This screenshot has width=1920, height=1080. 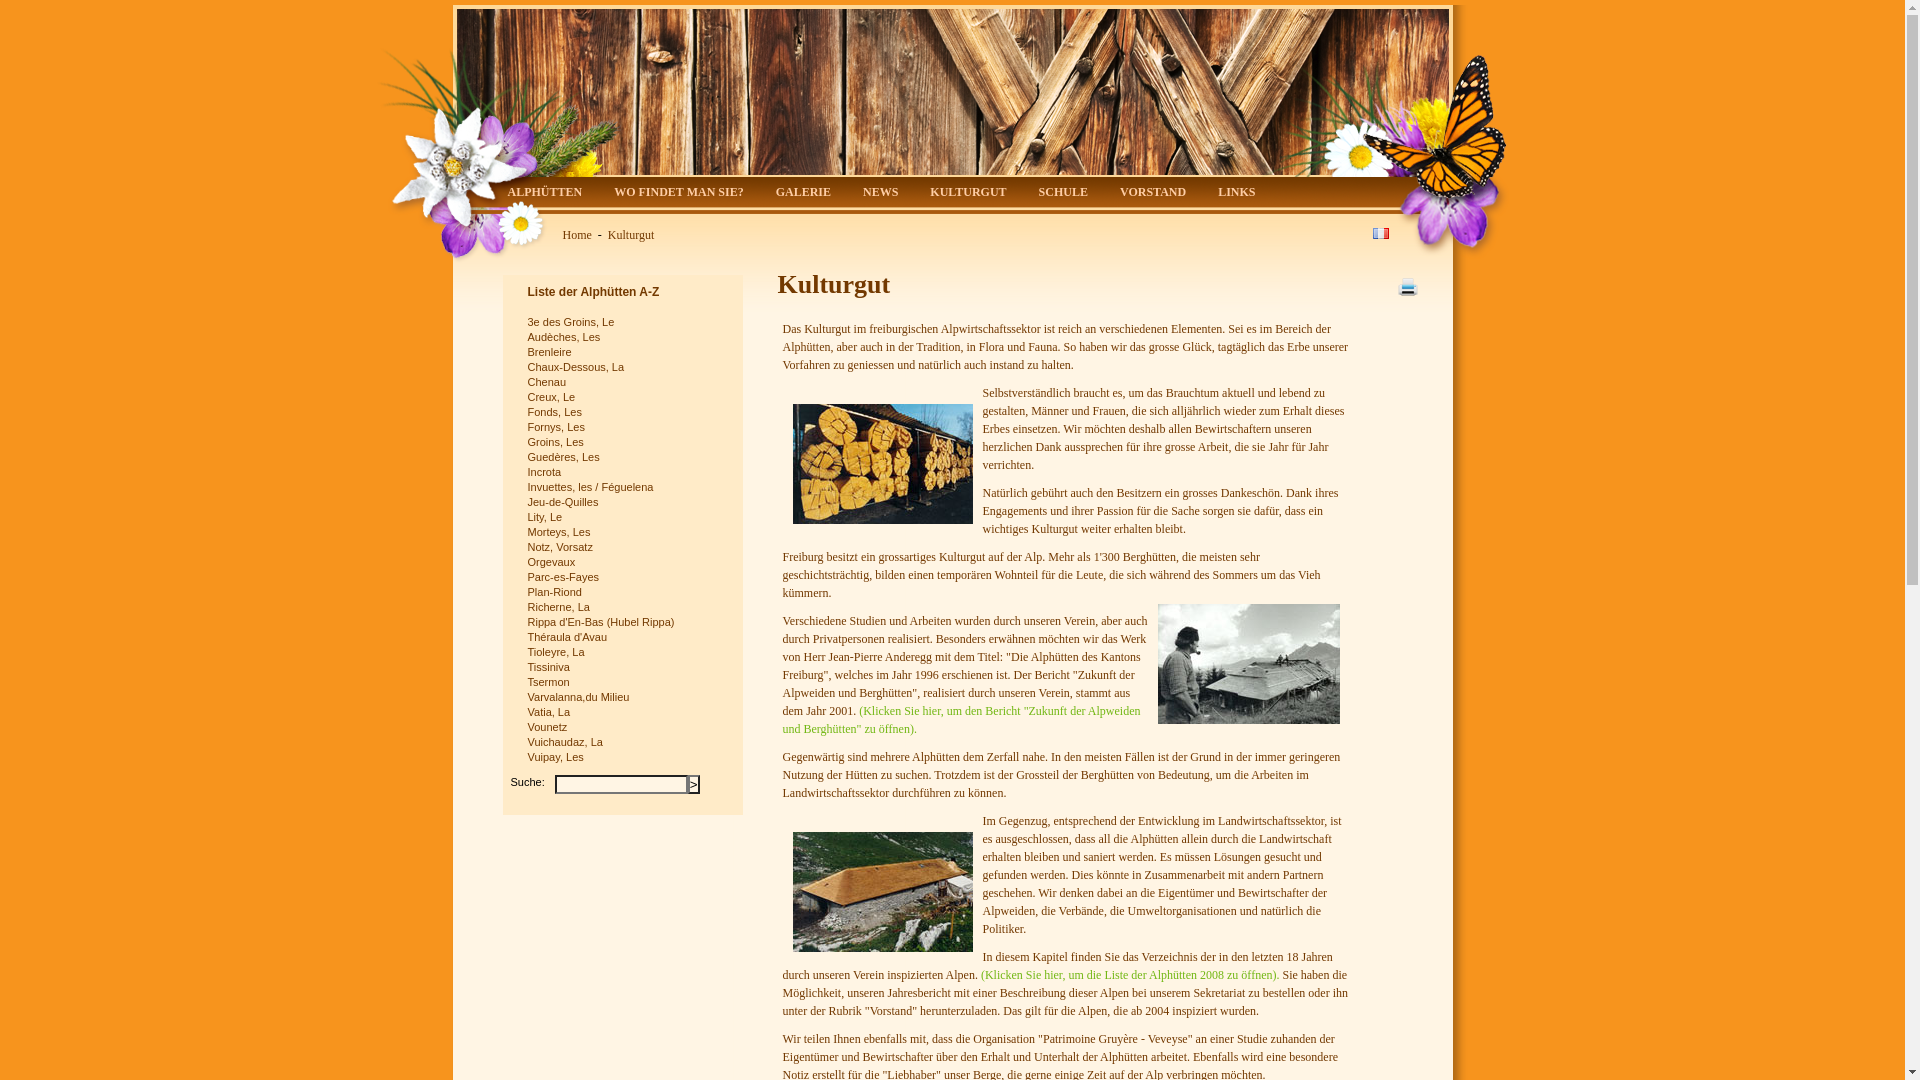 I want to click on 'Richerne, La', so click(x=528, y=606).